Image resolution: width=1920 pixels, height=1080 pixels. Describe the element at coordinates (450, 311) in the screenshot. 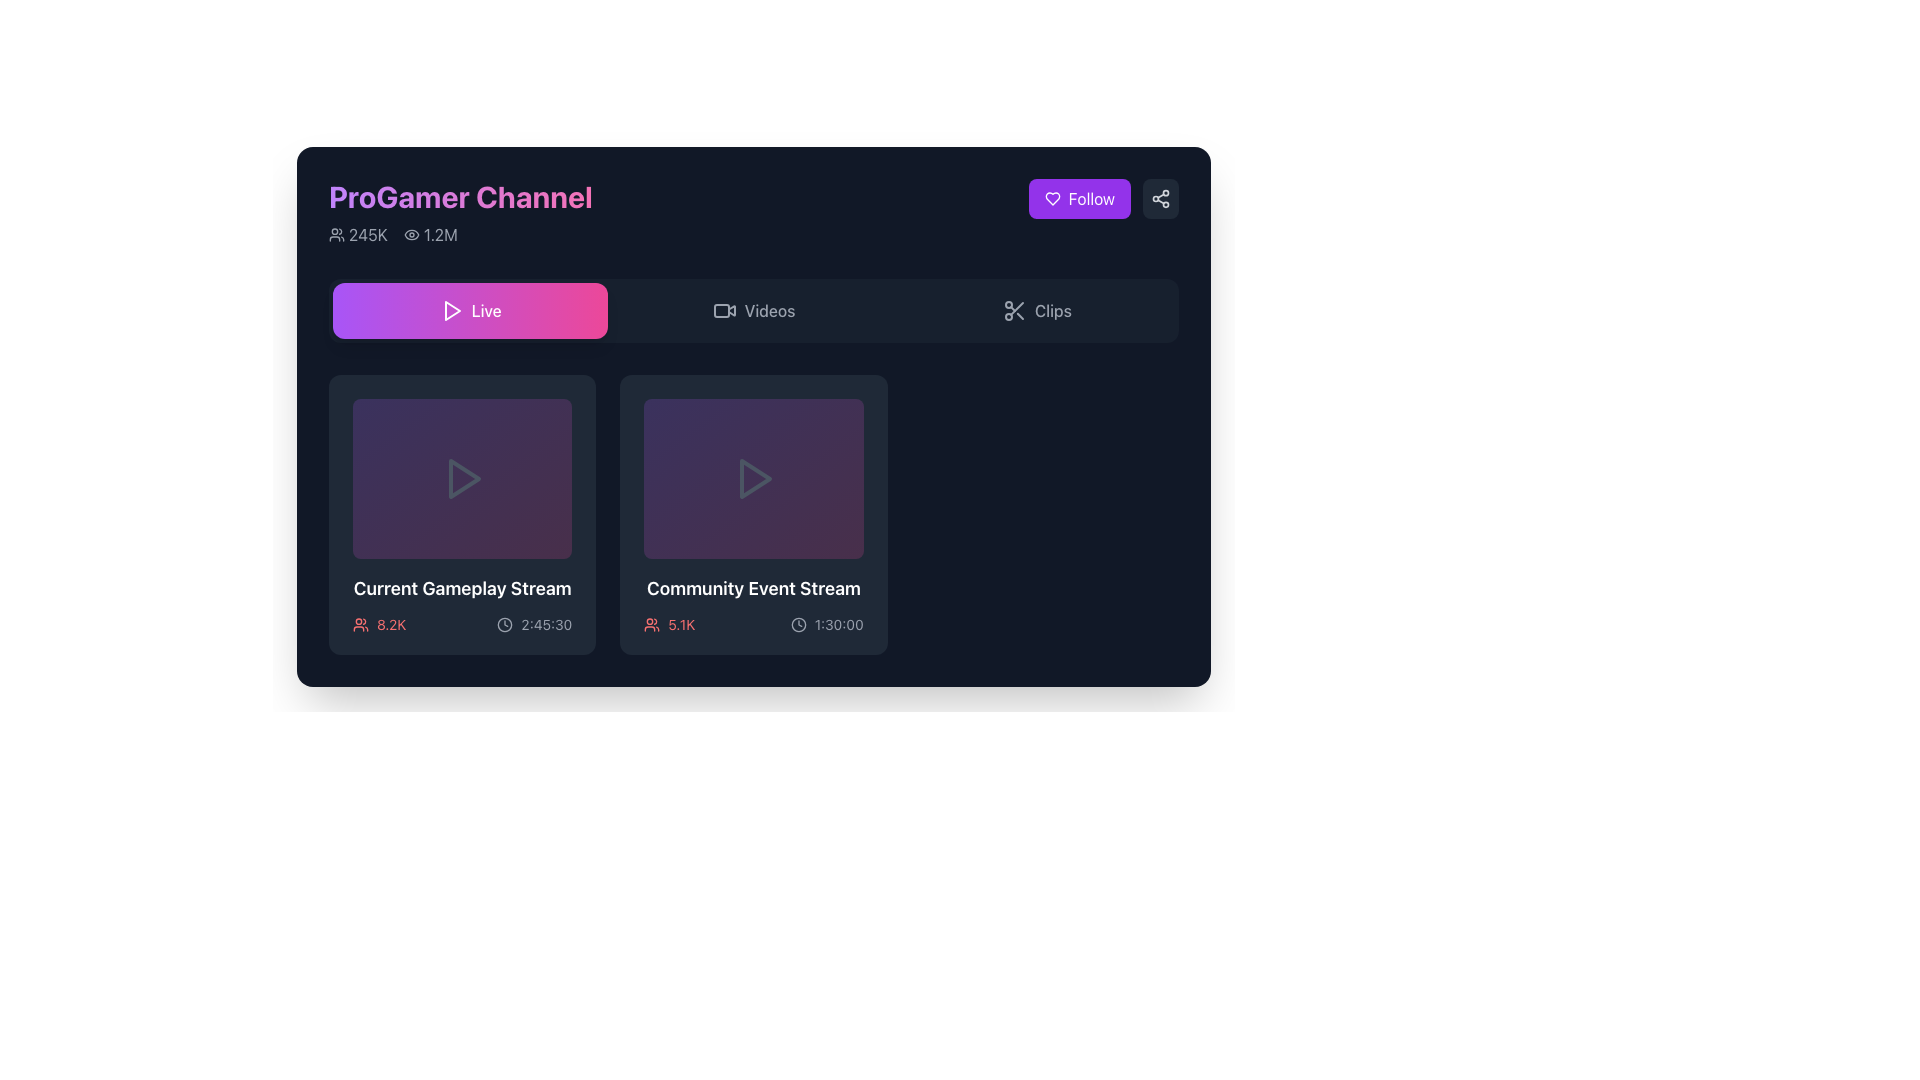

I see `the decorative icon indicating that the associated button is to initiate or display live content, which is located inside the 'Live' button in the second row of the interface` at that location.